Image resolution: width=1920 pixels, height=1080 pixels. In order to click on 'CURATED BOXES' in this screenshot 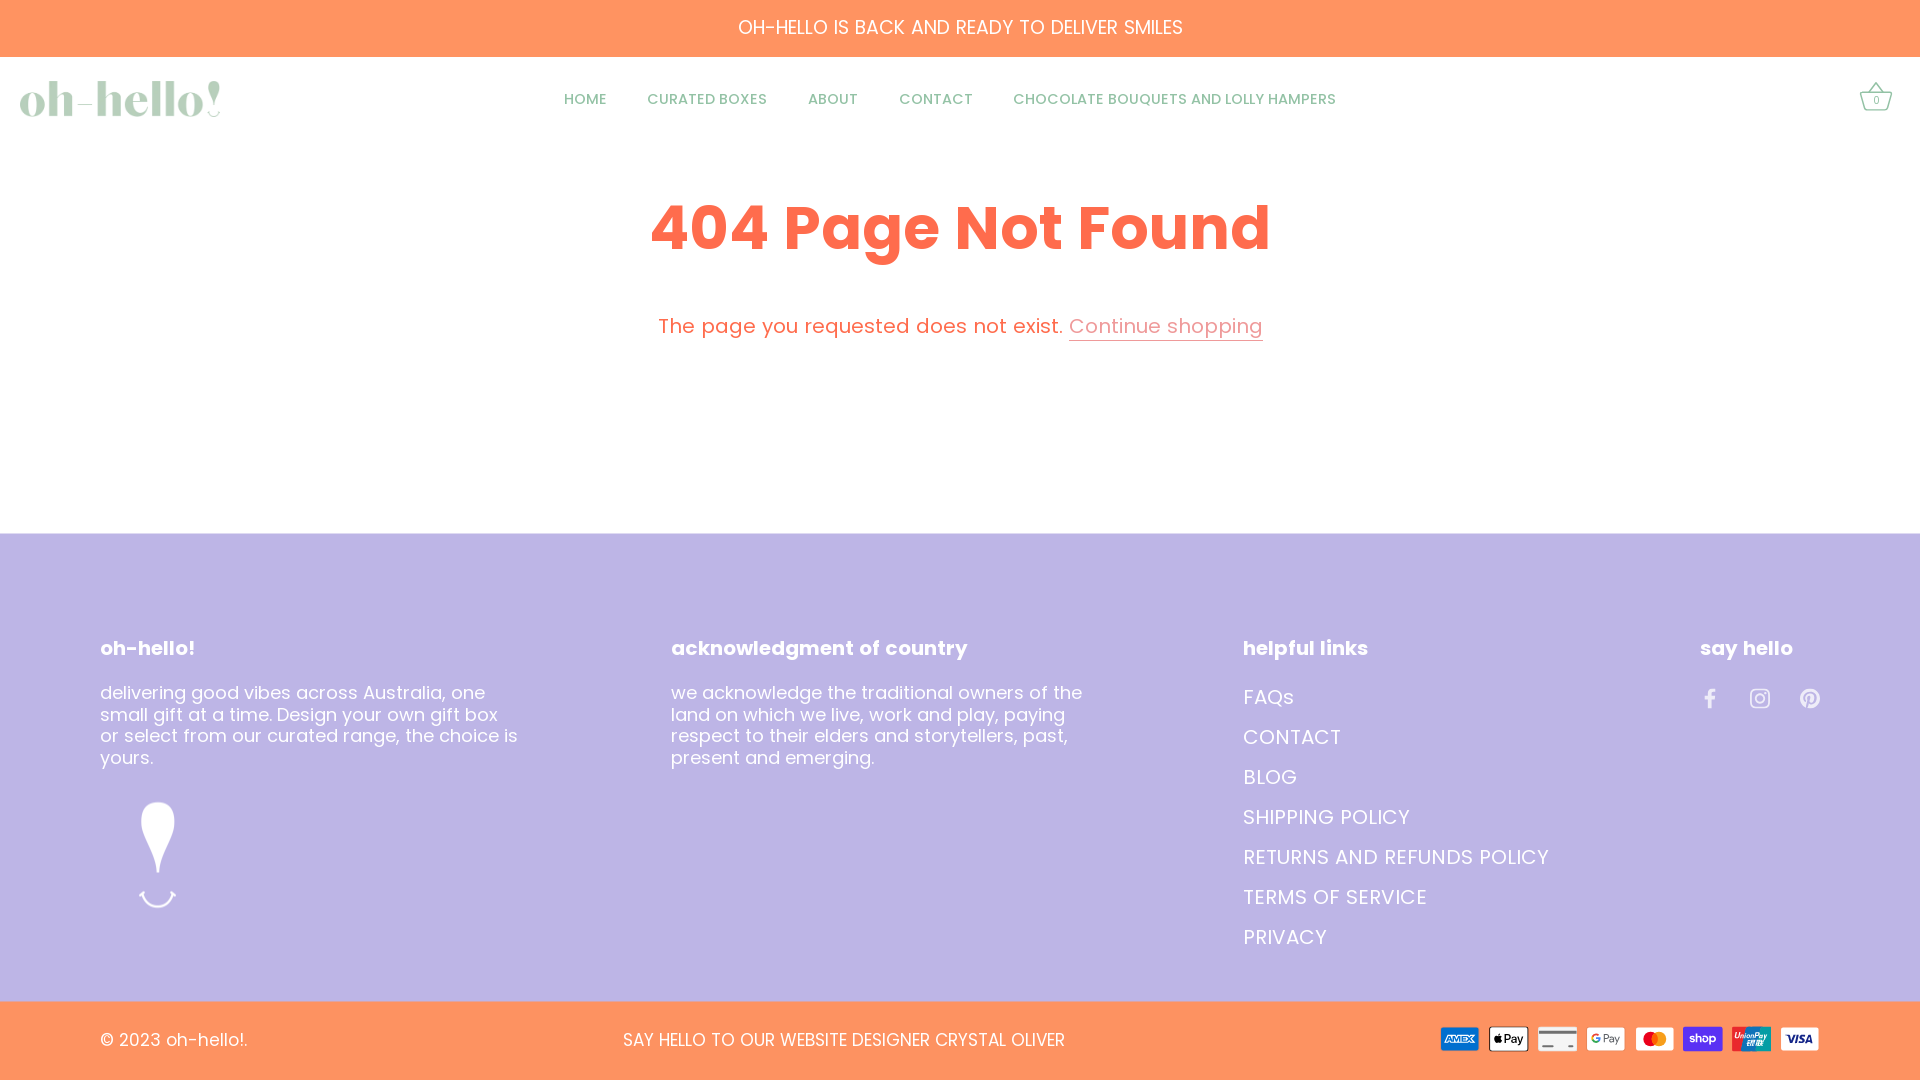, I will do `click(707, 99)`.